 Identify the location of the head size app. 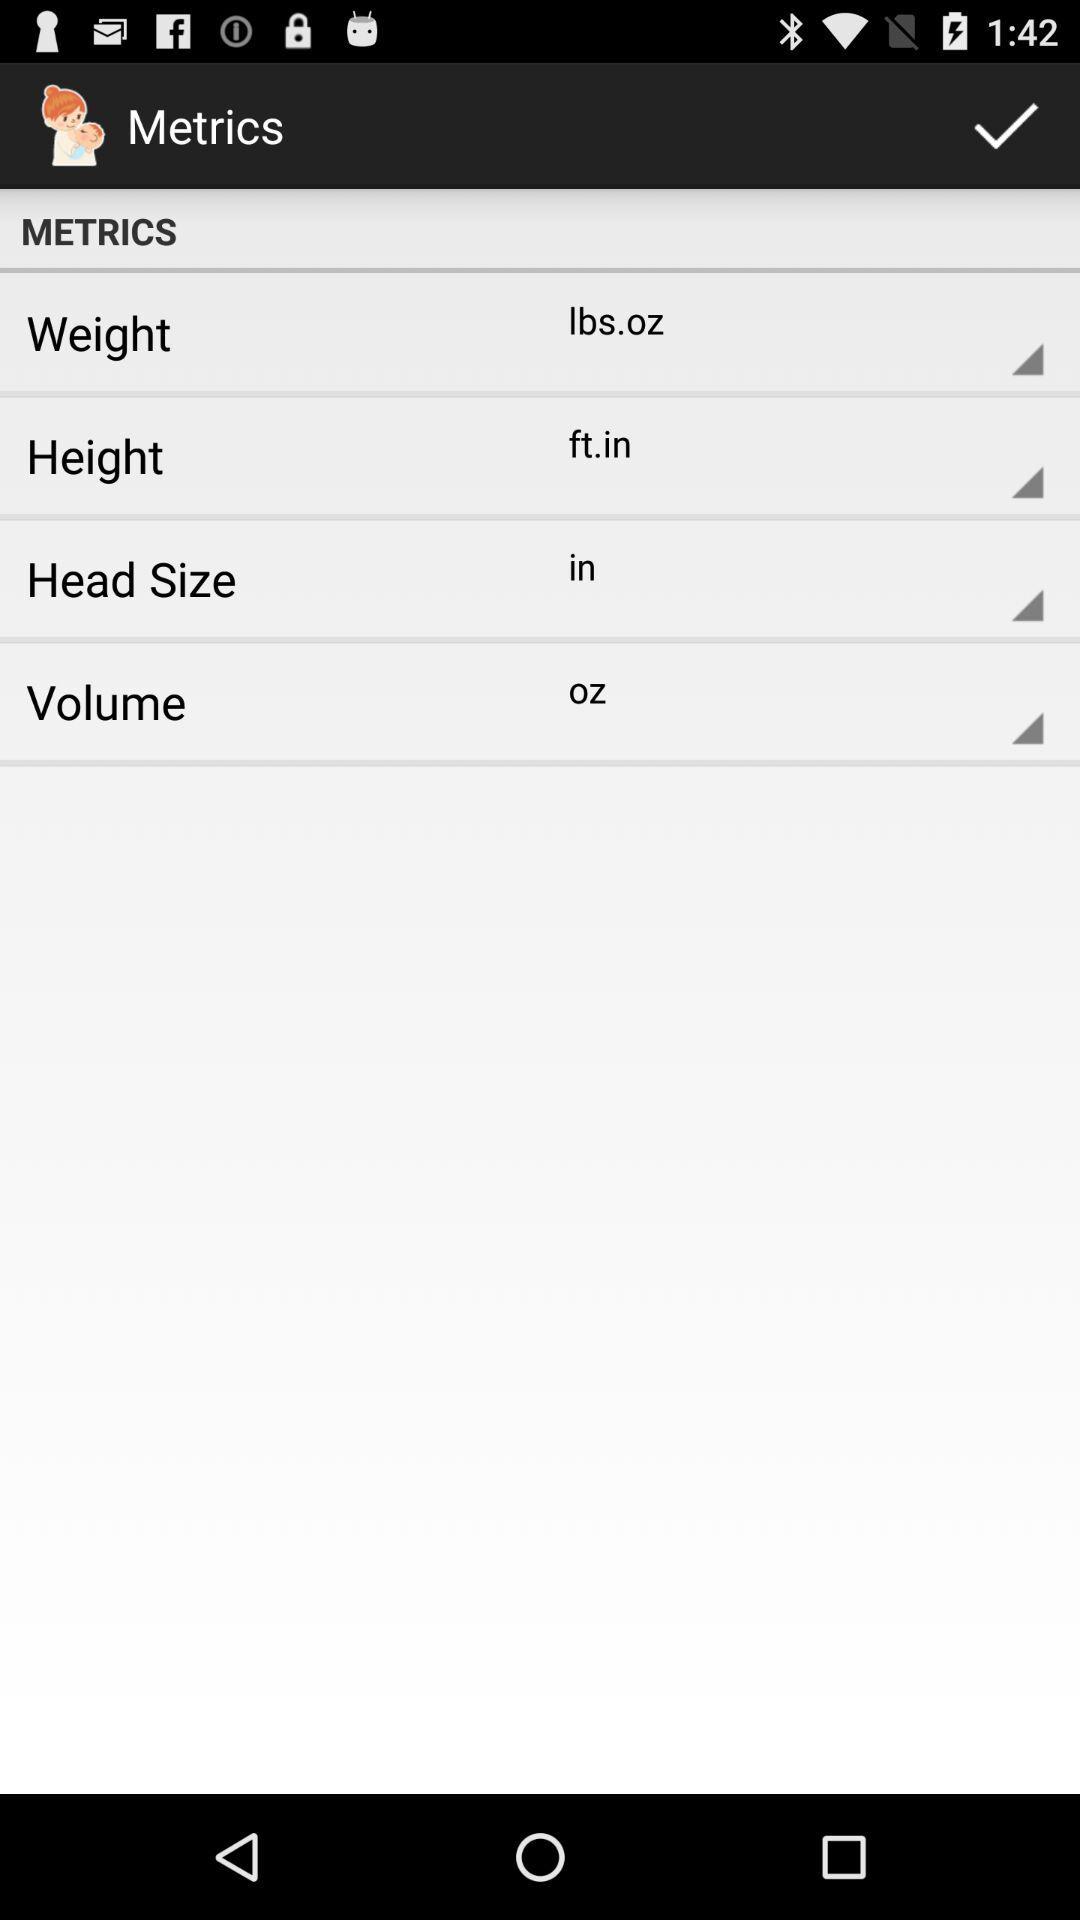
(262, 577).